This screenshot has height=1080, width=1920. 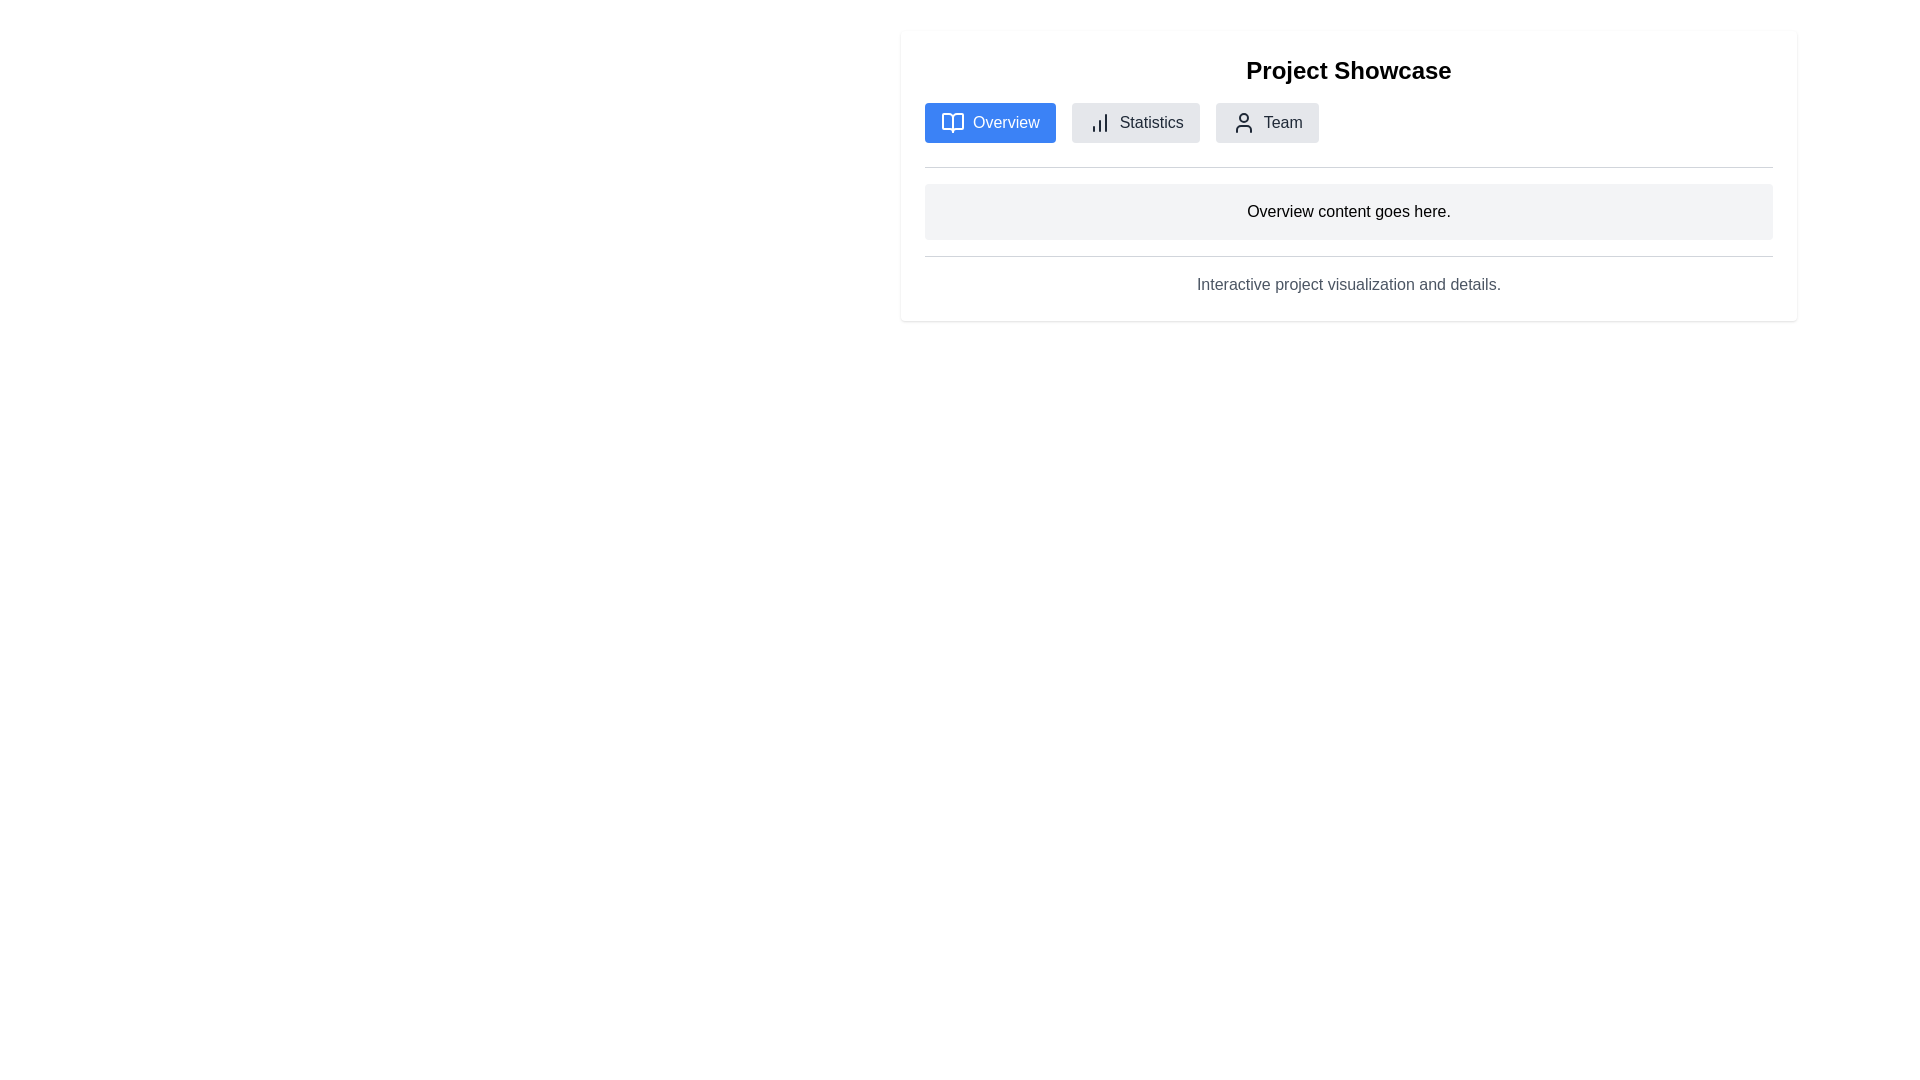 I want to click on the 'Statistics' button, which is the second button in a row of three buttons with a gray background and a bar chart icon, so click(x=1135, y=123).